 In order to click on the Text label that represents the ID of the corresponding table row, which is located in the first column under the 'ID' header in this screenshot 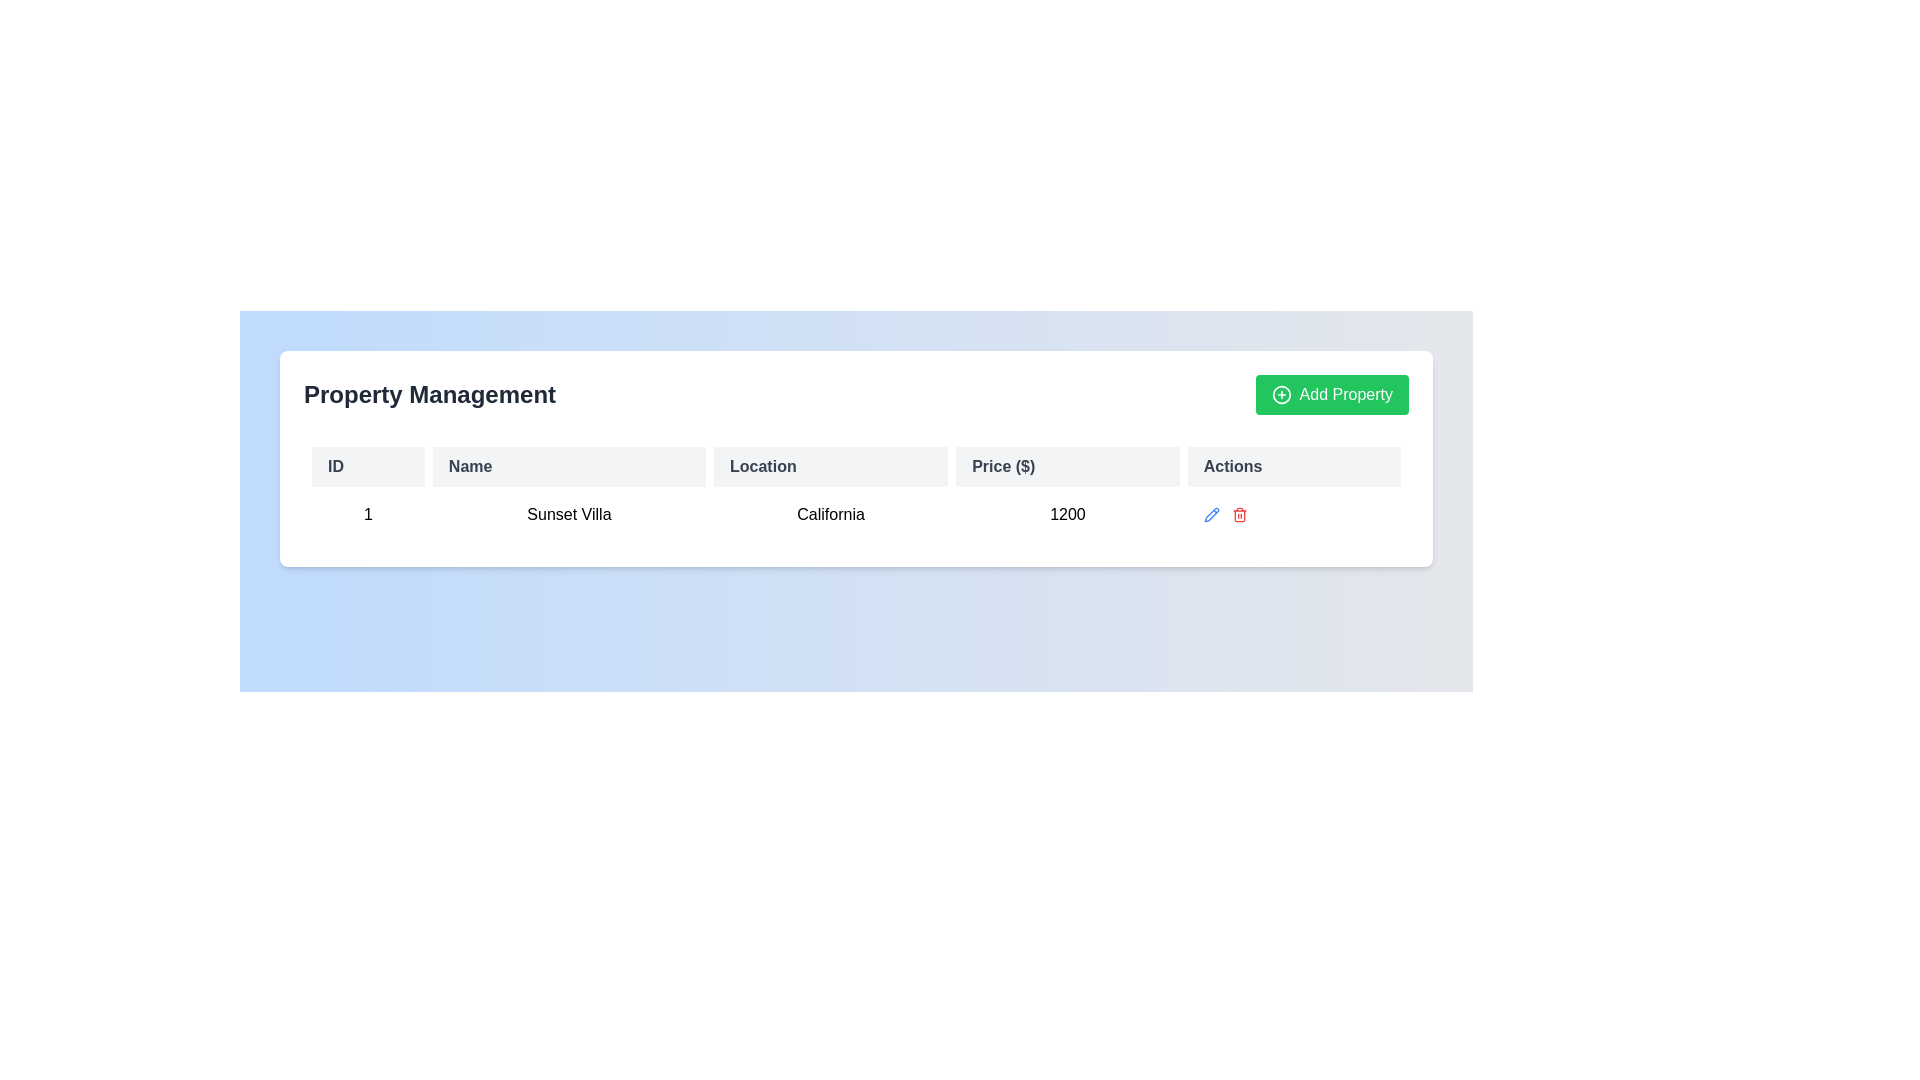, I will do `click(368, 514)`.